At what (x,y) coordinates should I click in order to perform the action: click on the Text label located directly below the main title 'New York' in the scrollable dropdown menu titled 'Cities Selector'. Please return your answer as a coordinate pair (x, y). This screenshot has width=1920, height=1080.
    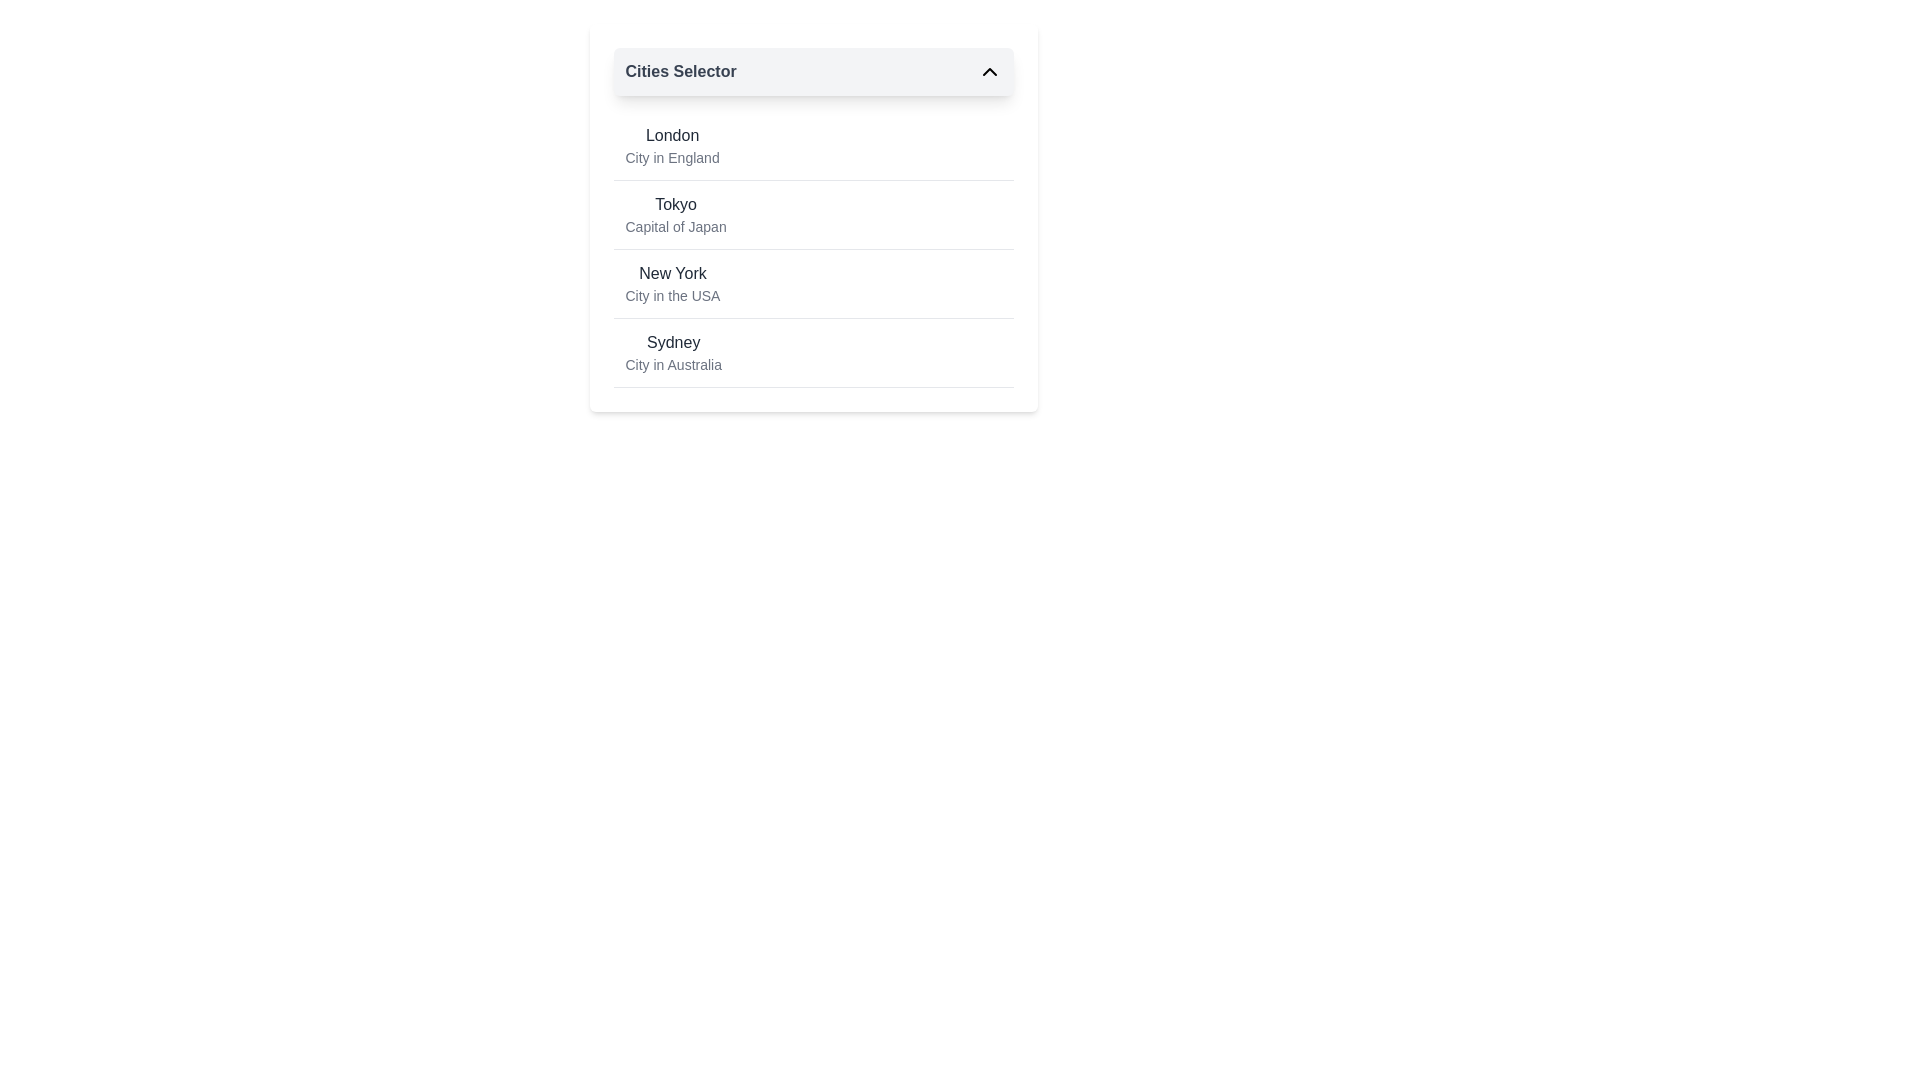
    Looking at the image, I should click on (672, 296).